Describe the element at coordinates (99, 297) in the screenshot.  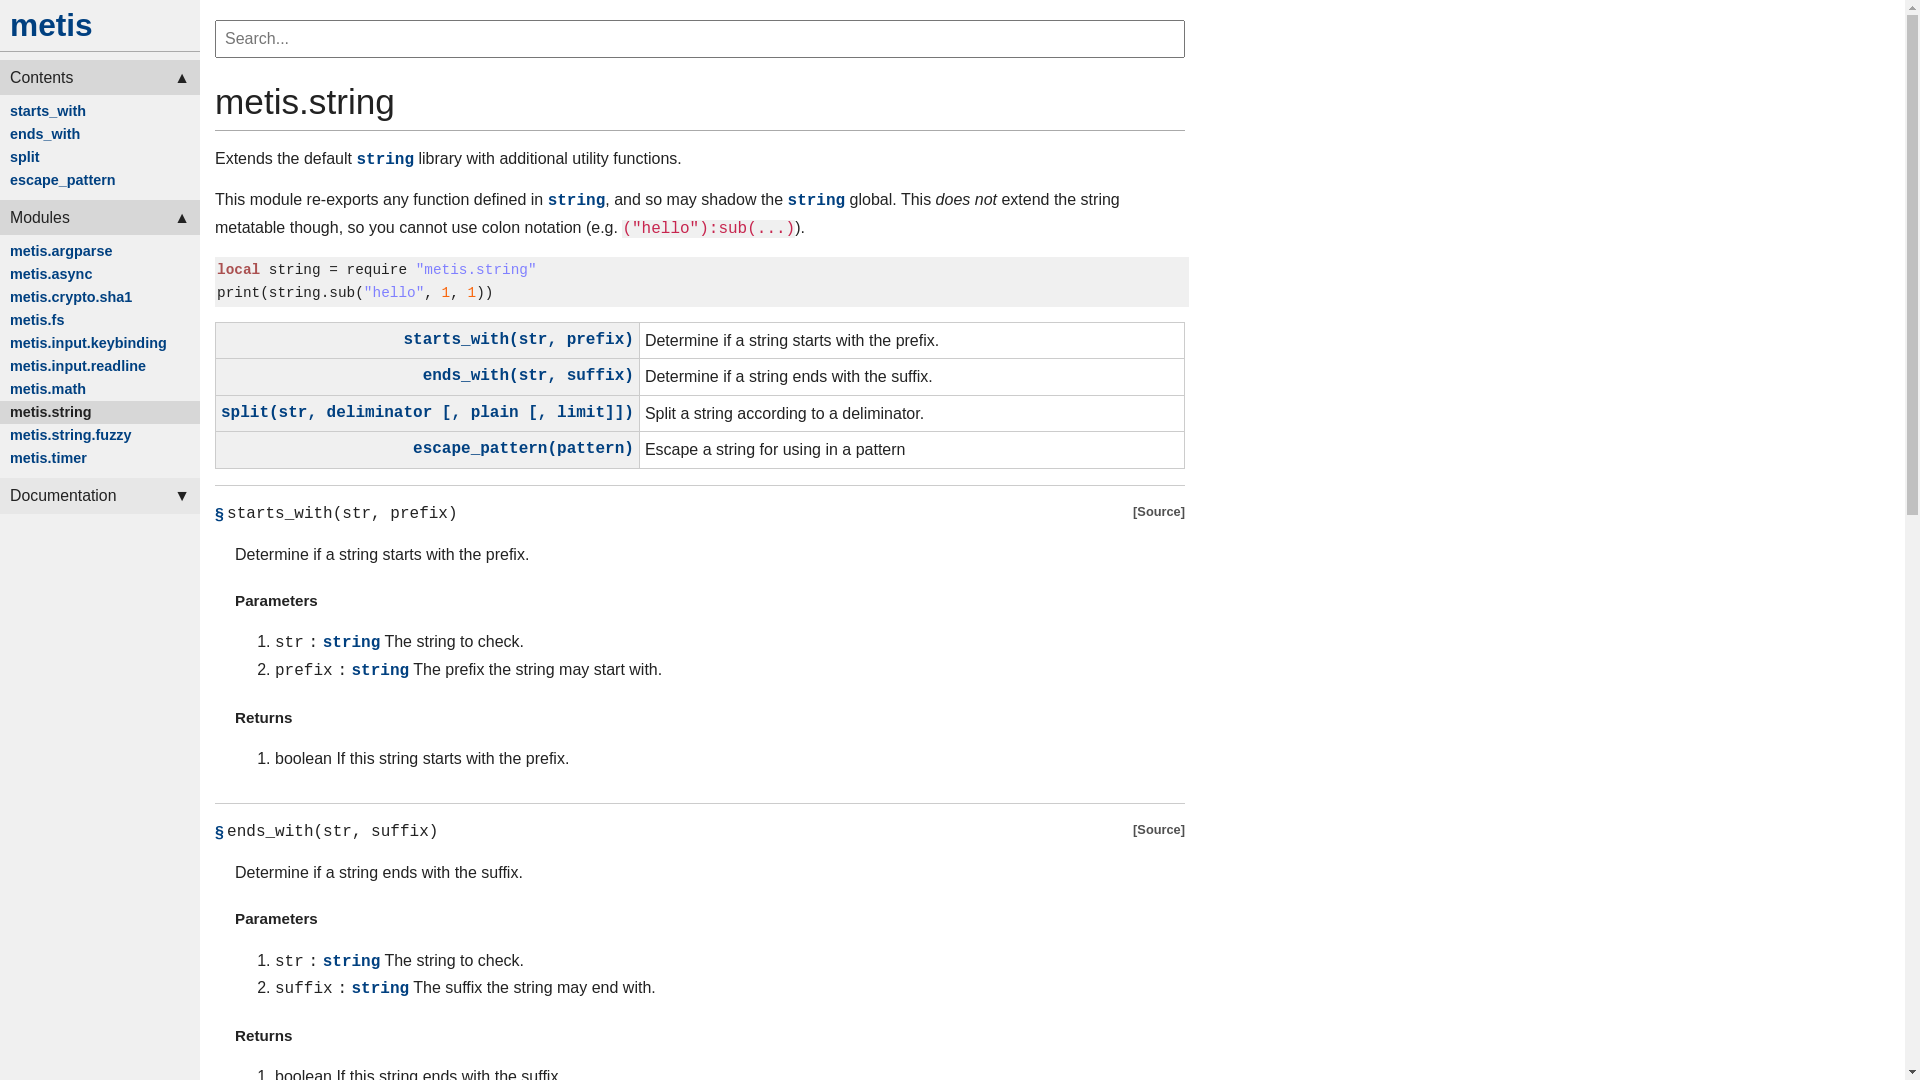
I see `'metis.crypto.sha1'` at that location.